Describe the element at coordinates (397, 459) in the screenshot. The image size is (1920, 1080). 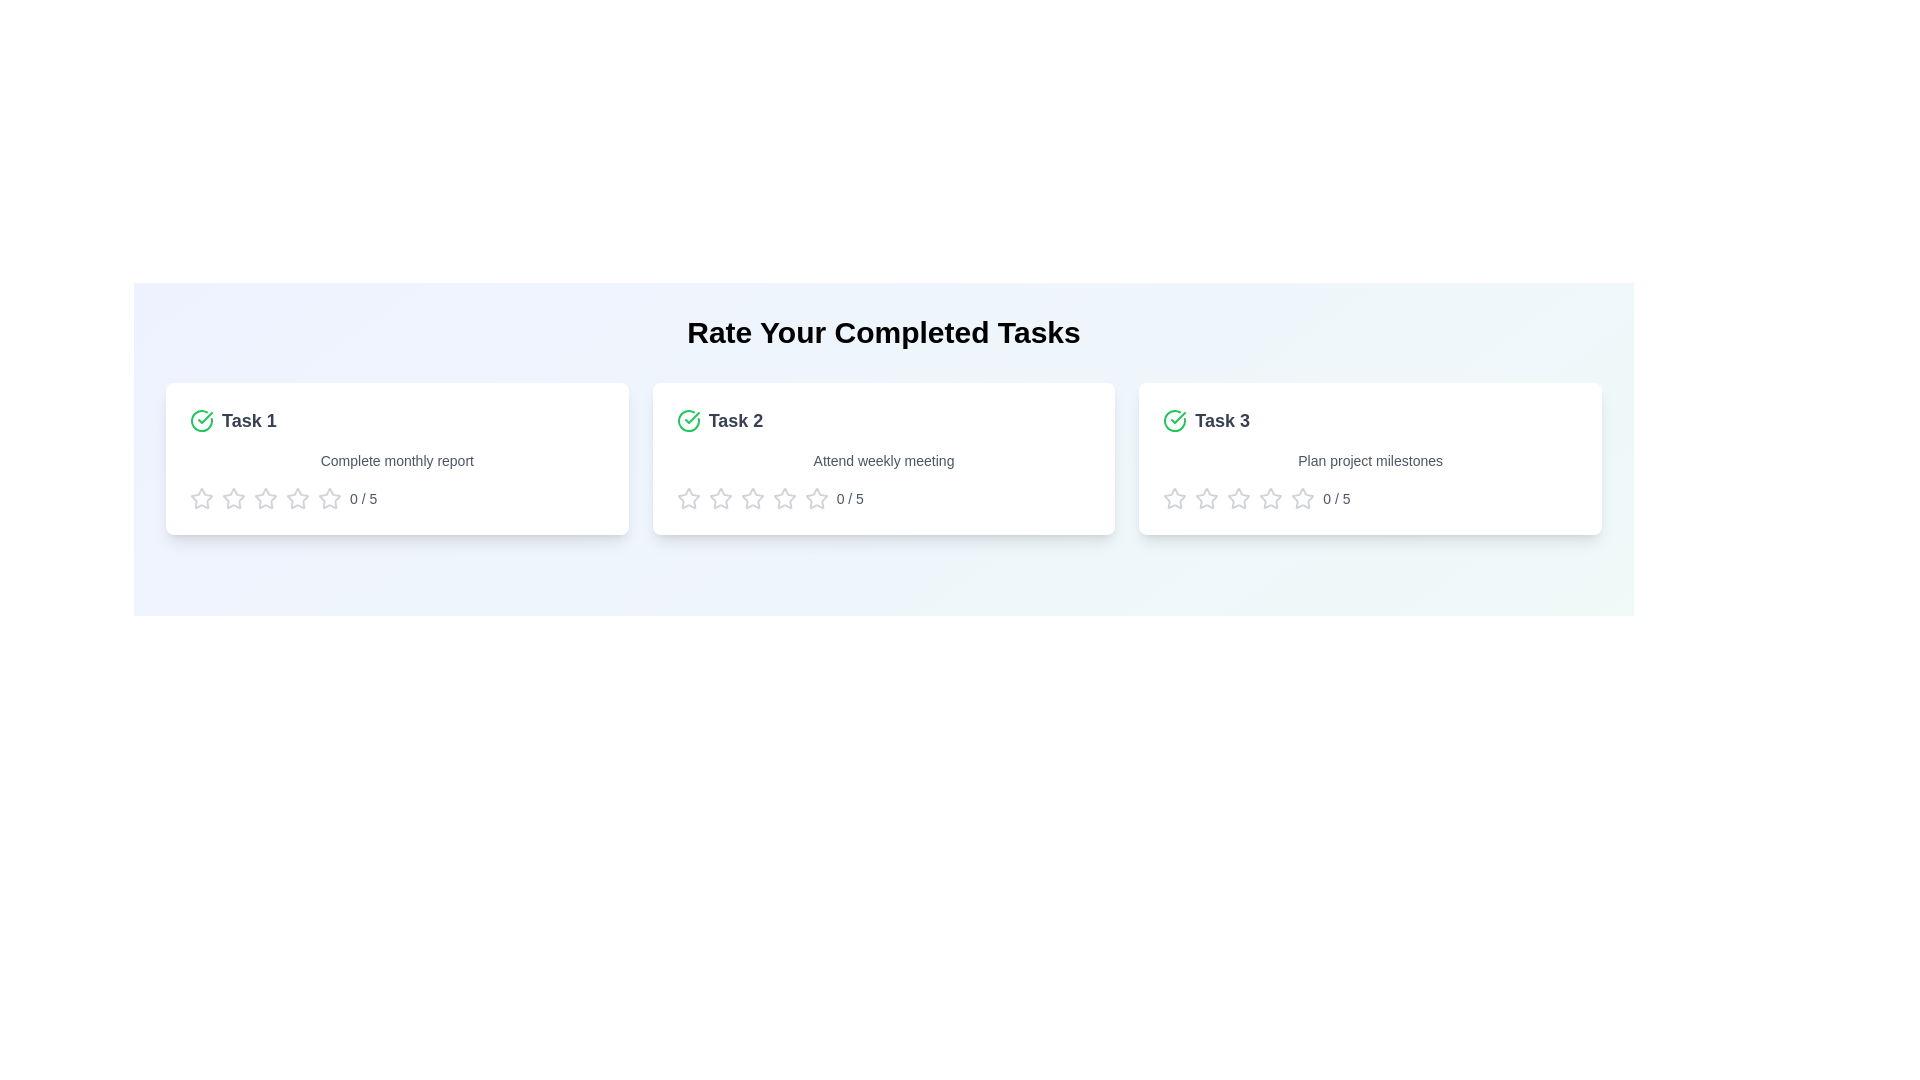
I see `the task card for Task 1` at that location.